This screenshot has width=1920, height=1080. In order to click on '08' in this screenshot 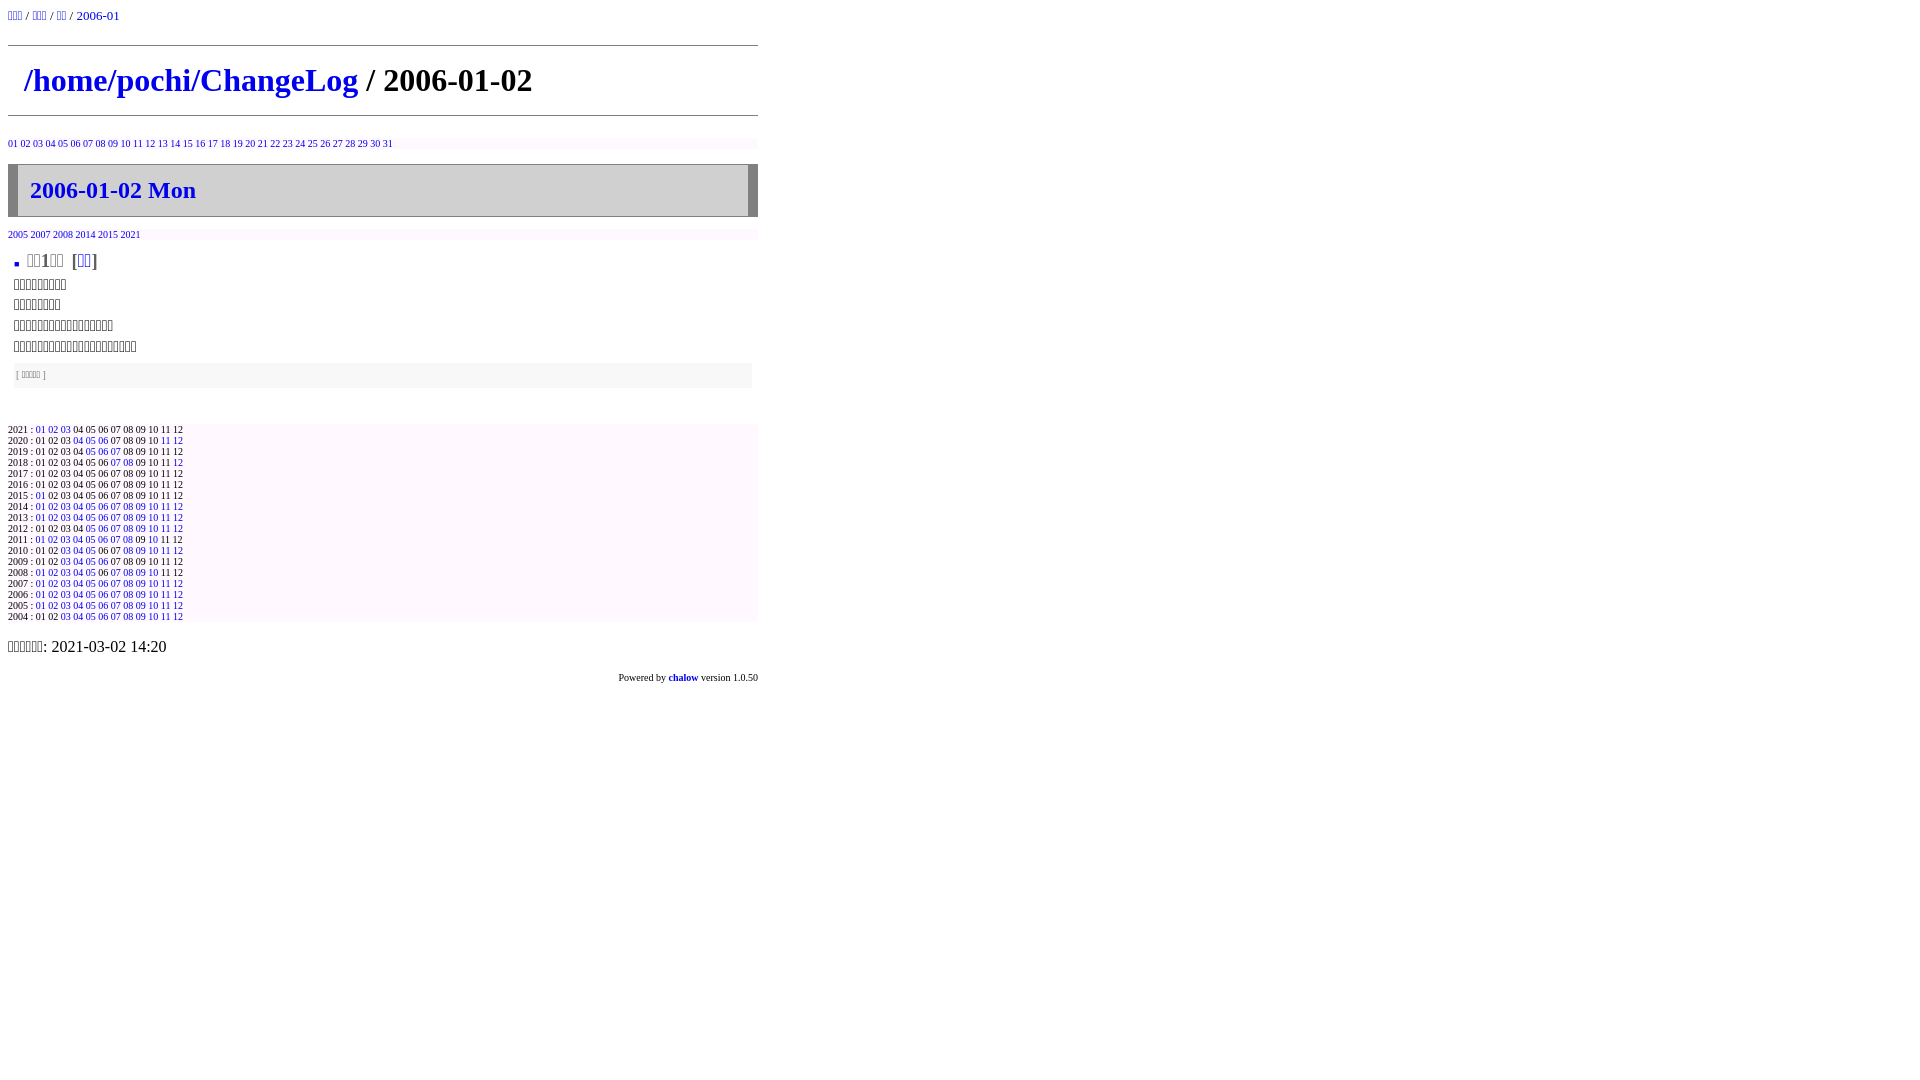, I will do `click(127, 593)`.